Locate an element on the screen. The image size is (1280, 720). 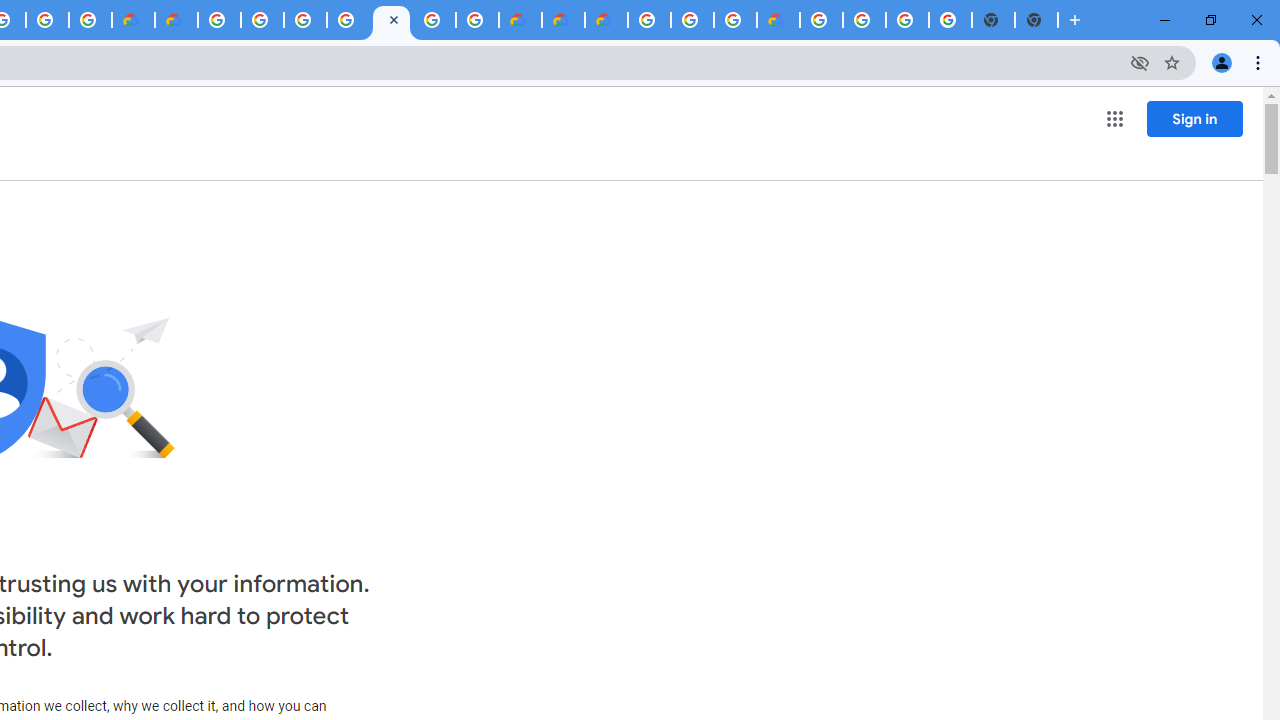
'Restore' is located at coordinates (1209, 20).